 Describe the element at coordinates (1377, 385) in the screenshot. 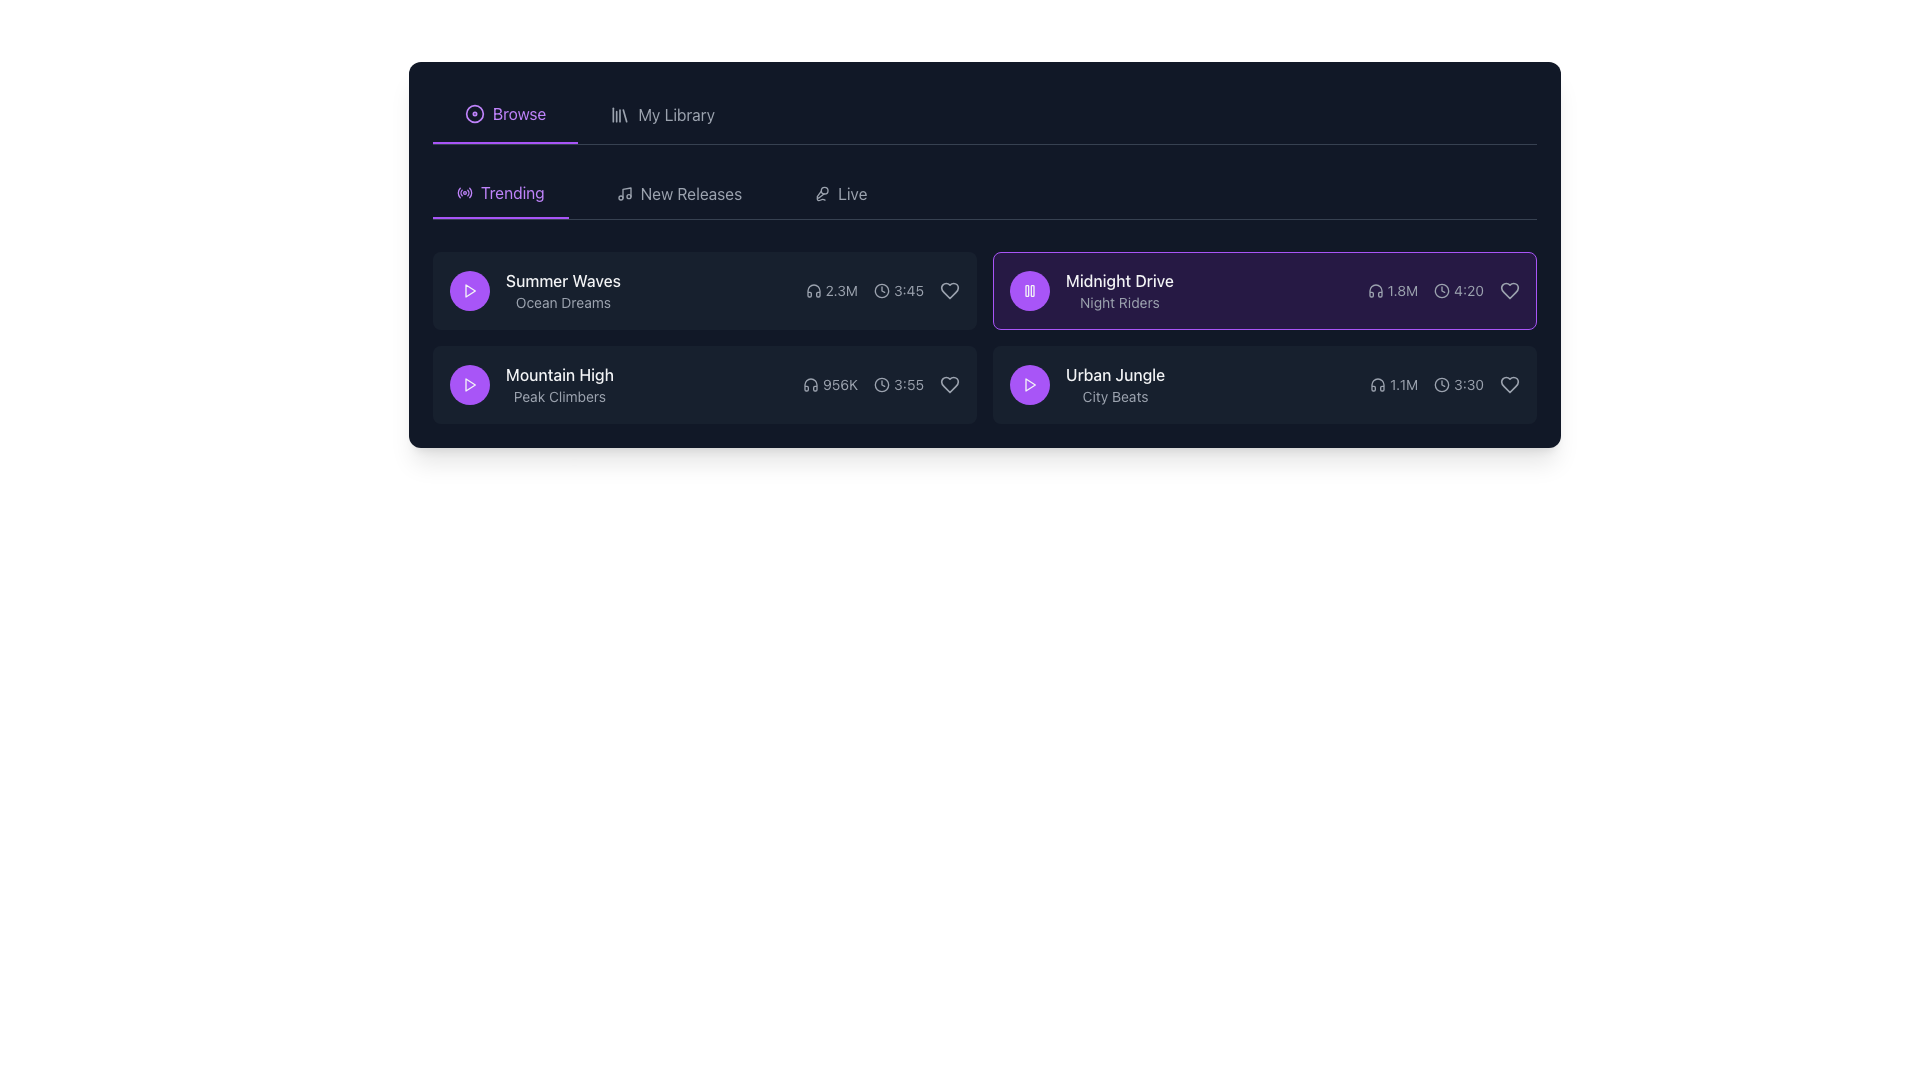

I see `the audio indicator icon located to the left of the number '1.1M' in the 'Urban Jungle' track entry` at that location.